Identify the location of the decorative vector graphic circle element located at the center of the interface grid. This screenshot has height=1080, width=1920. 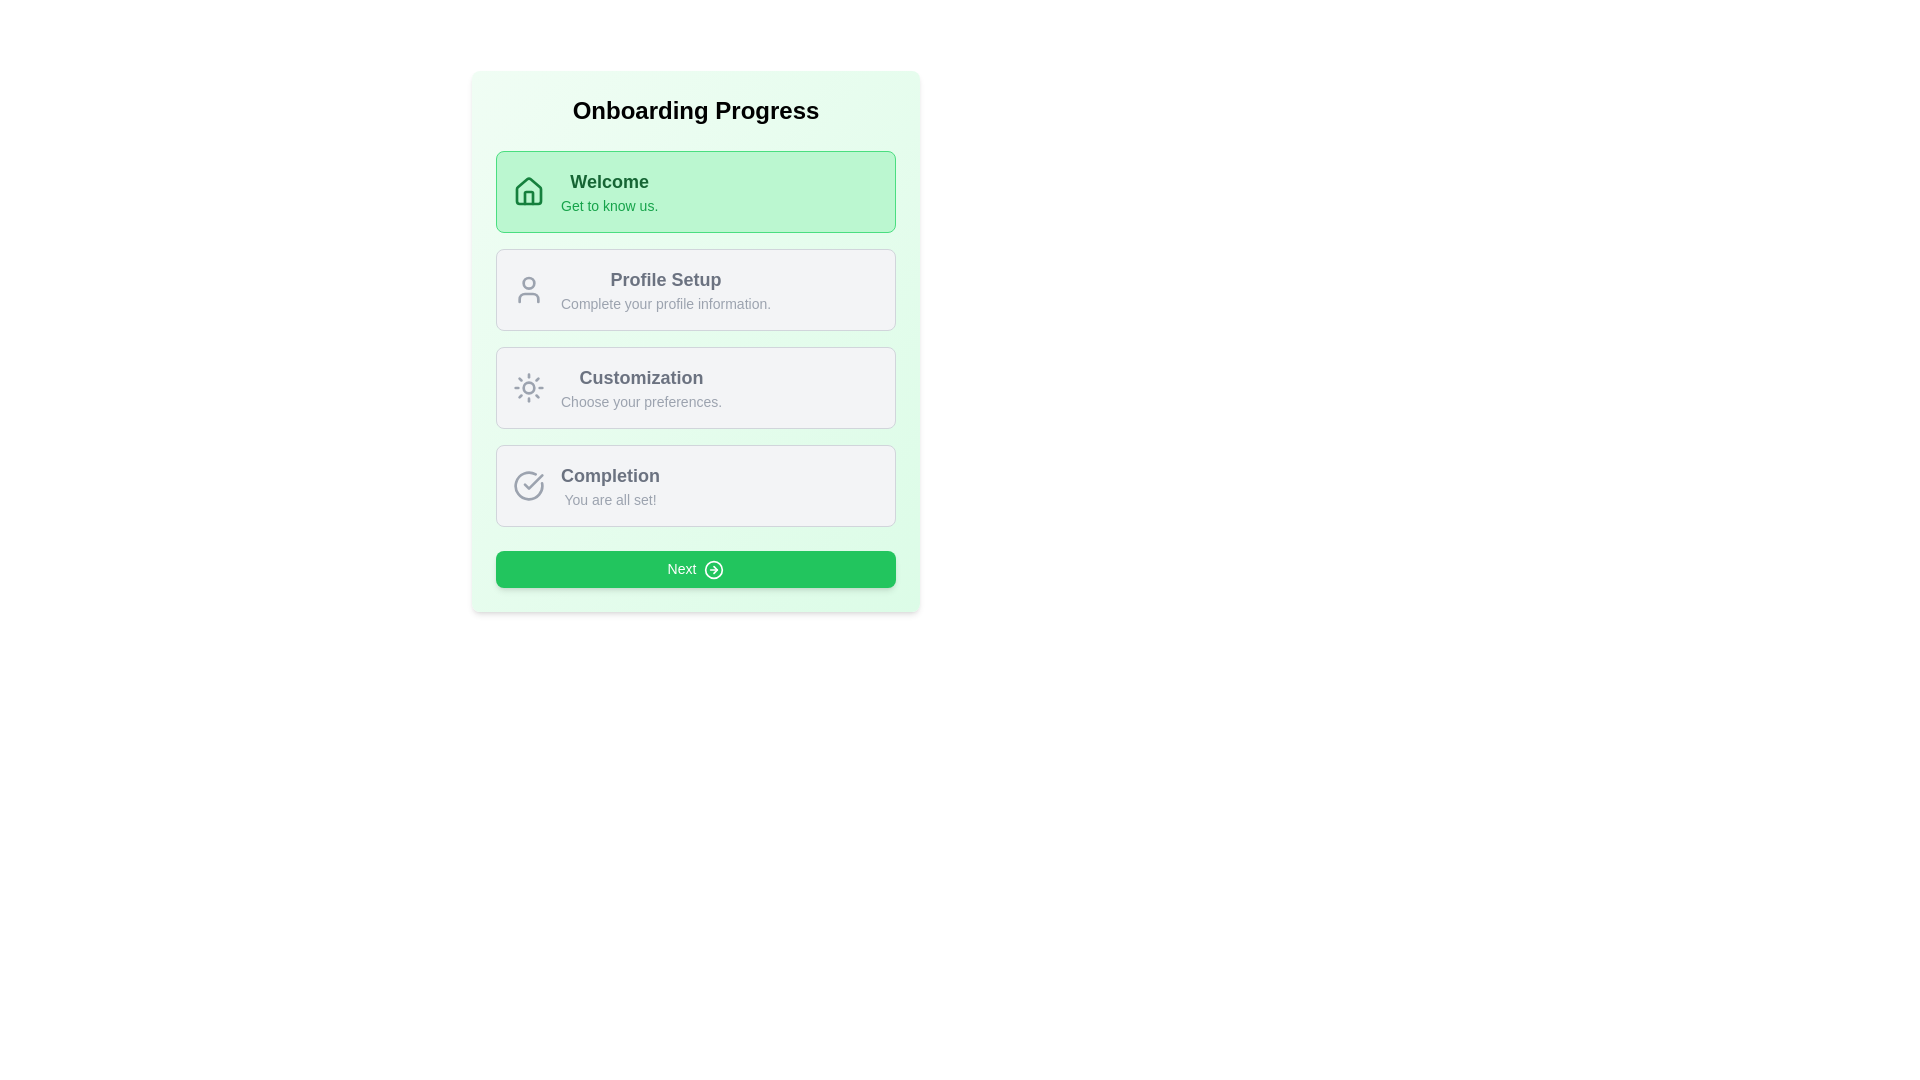
(528, 388).